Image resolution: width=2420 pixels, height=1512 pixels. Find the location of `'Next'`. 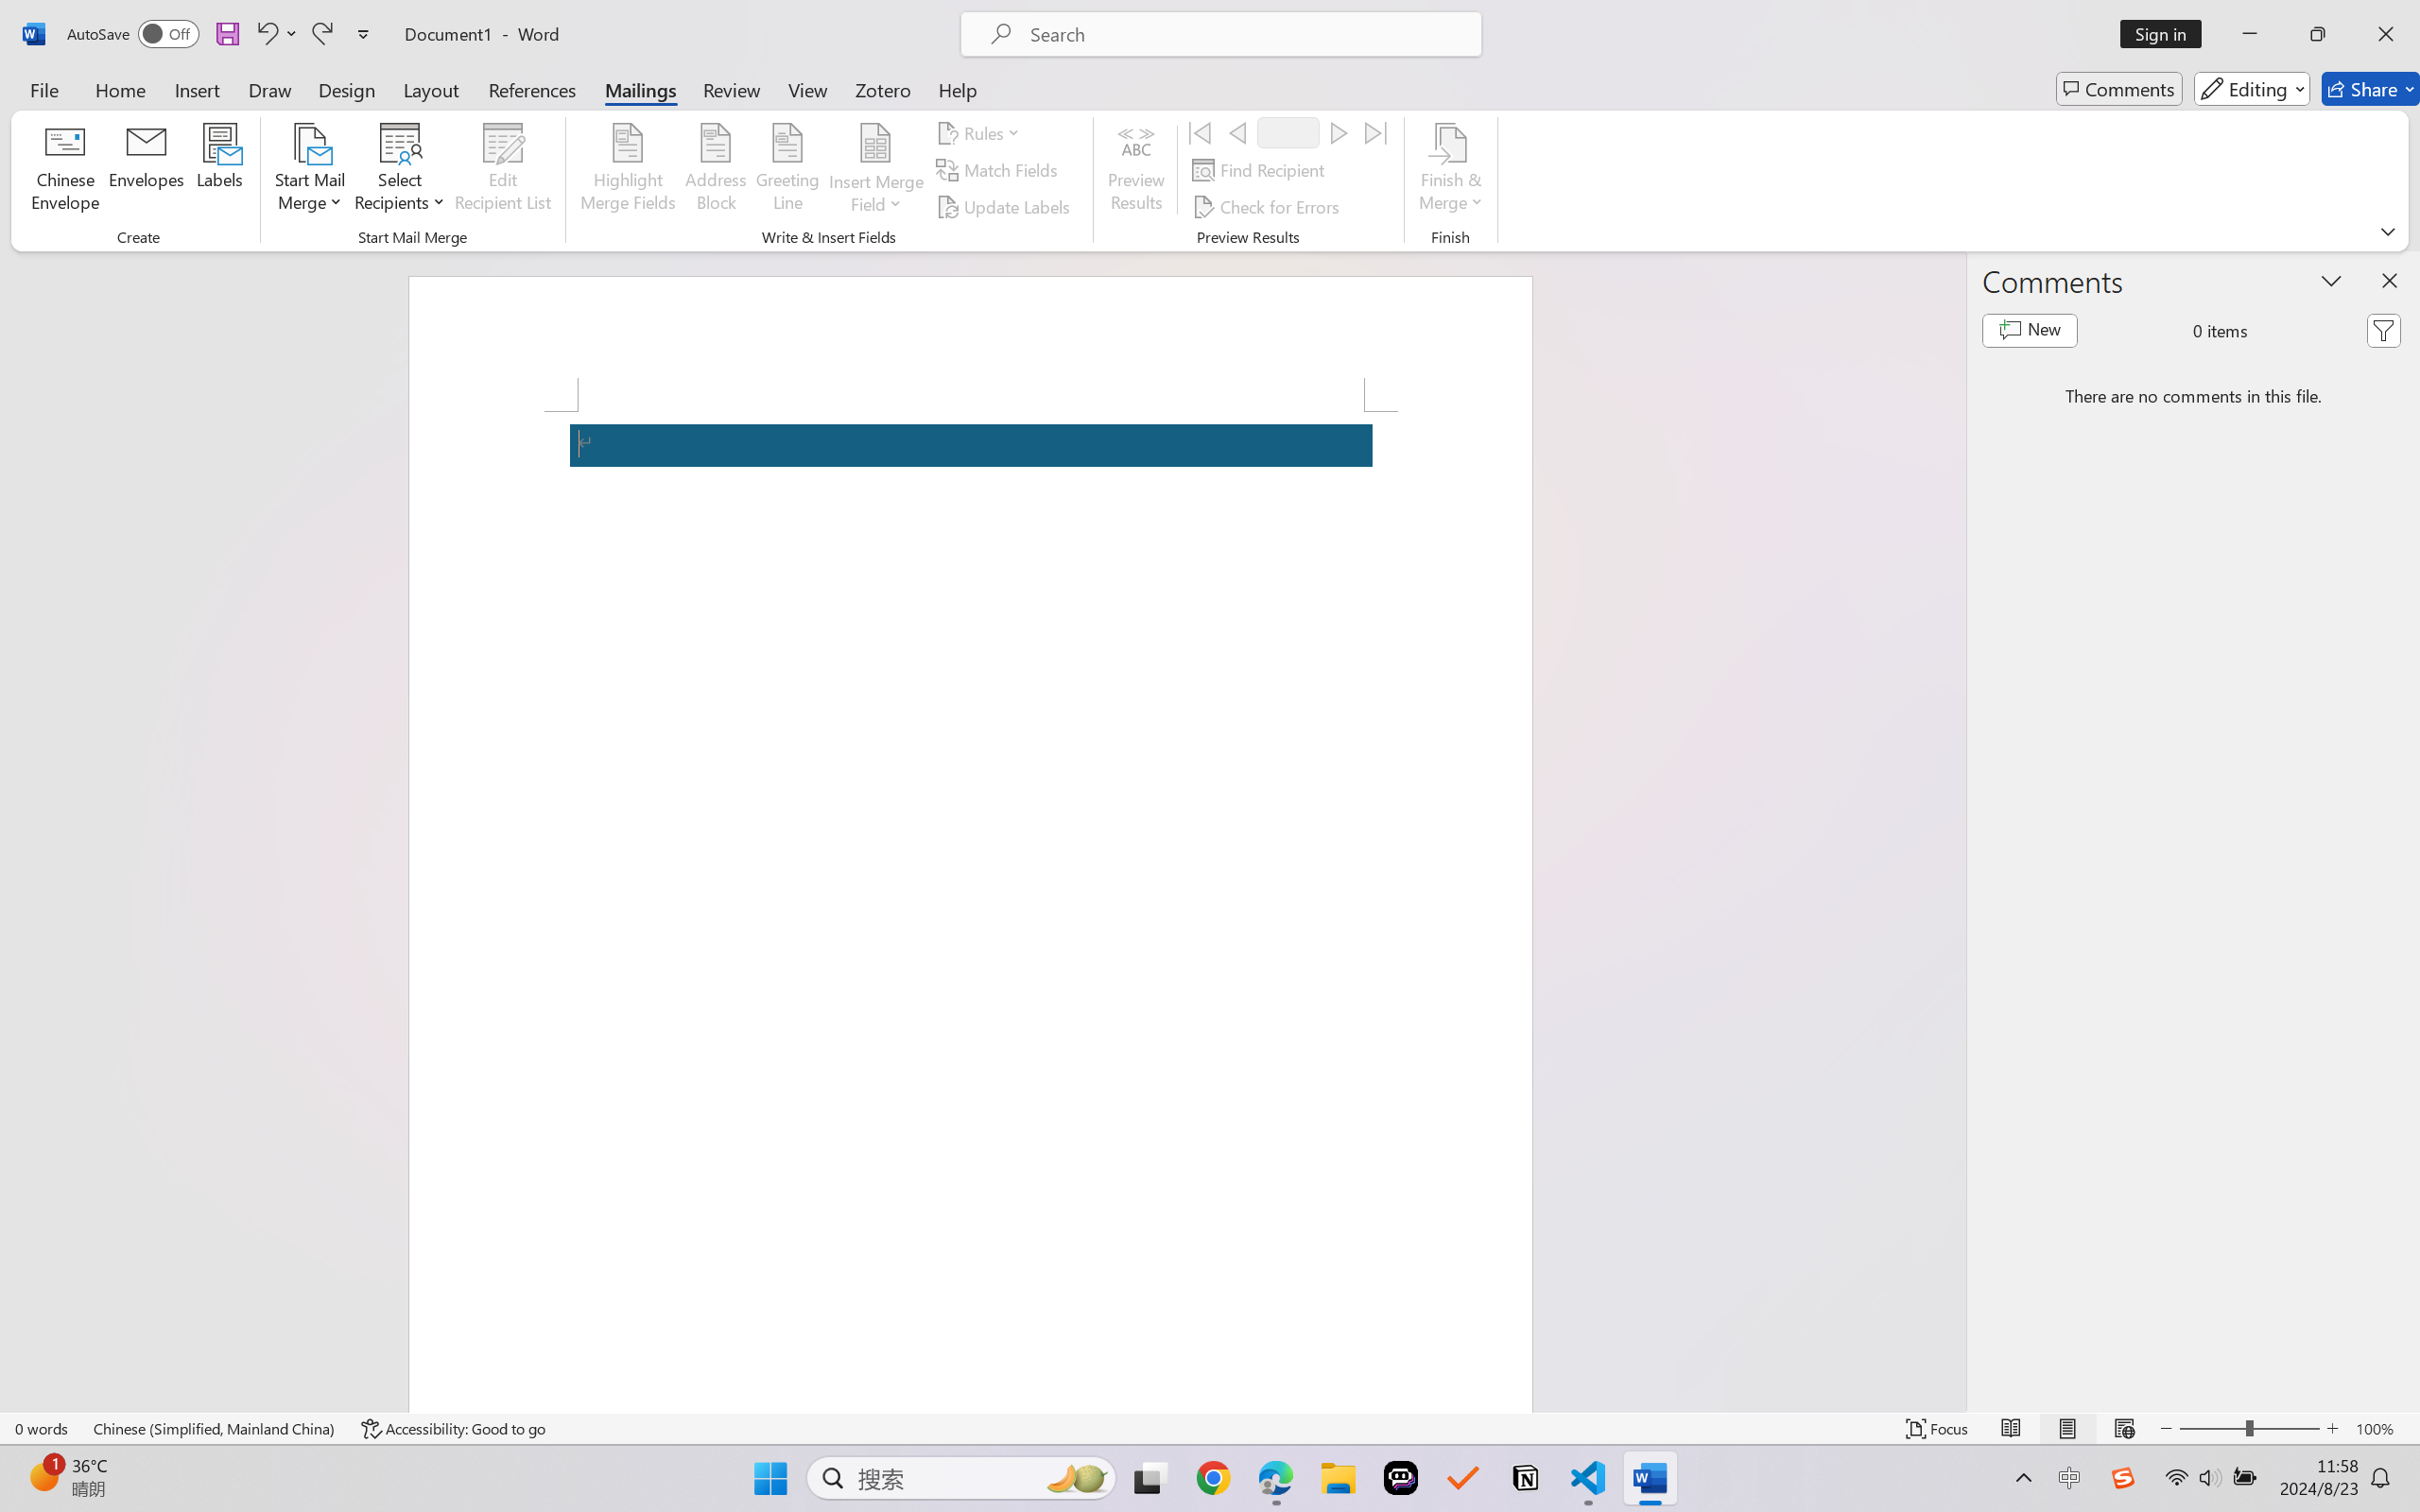

'Next' is located at coordinates (1338, 131).